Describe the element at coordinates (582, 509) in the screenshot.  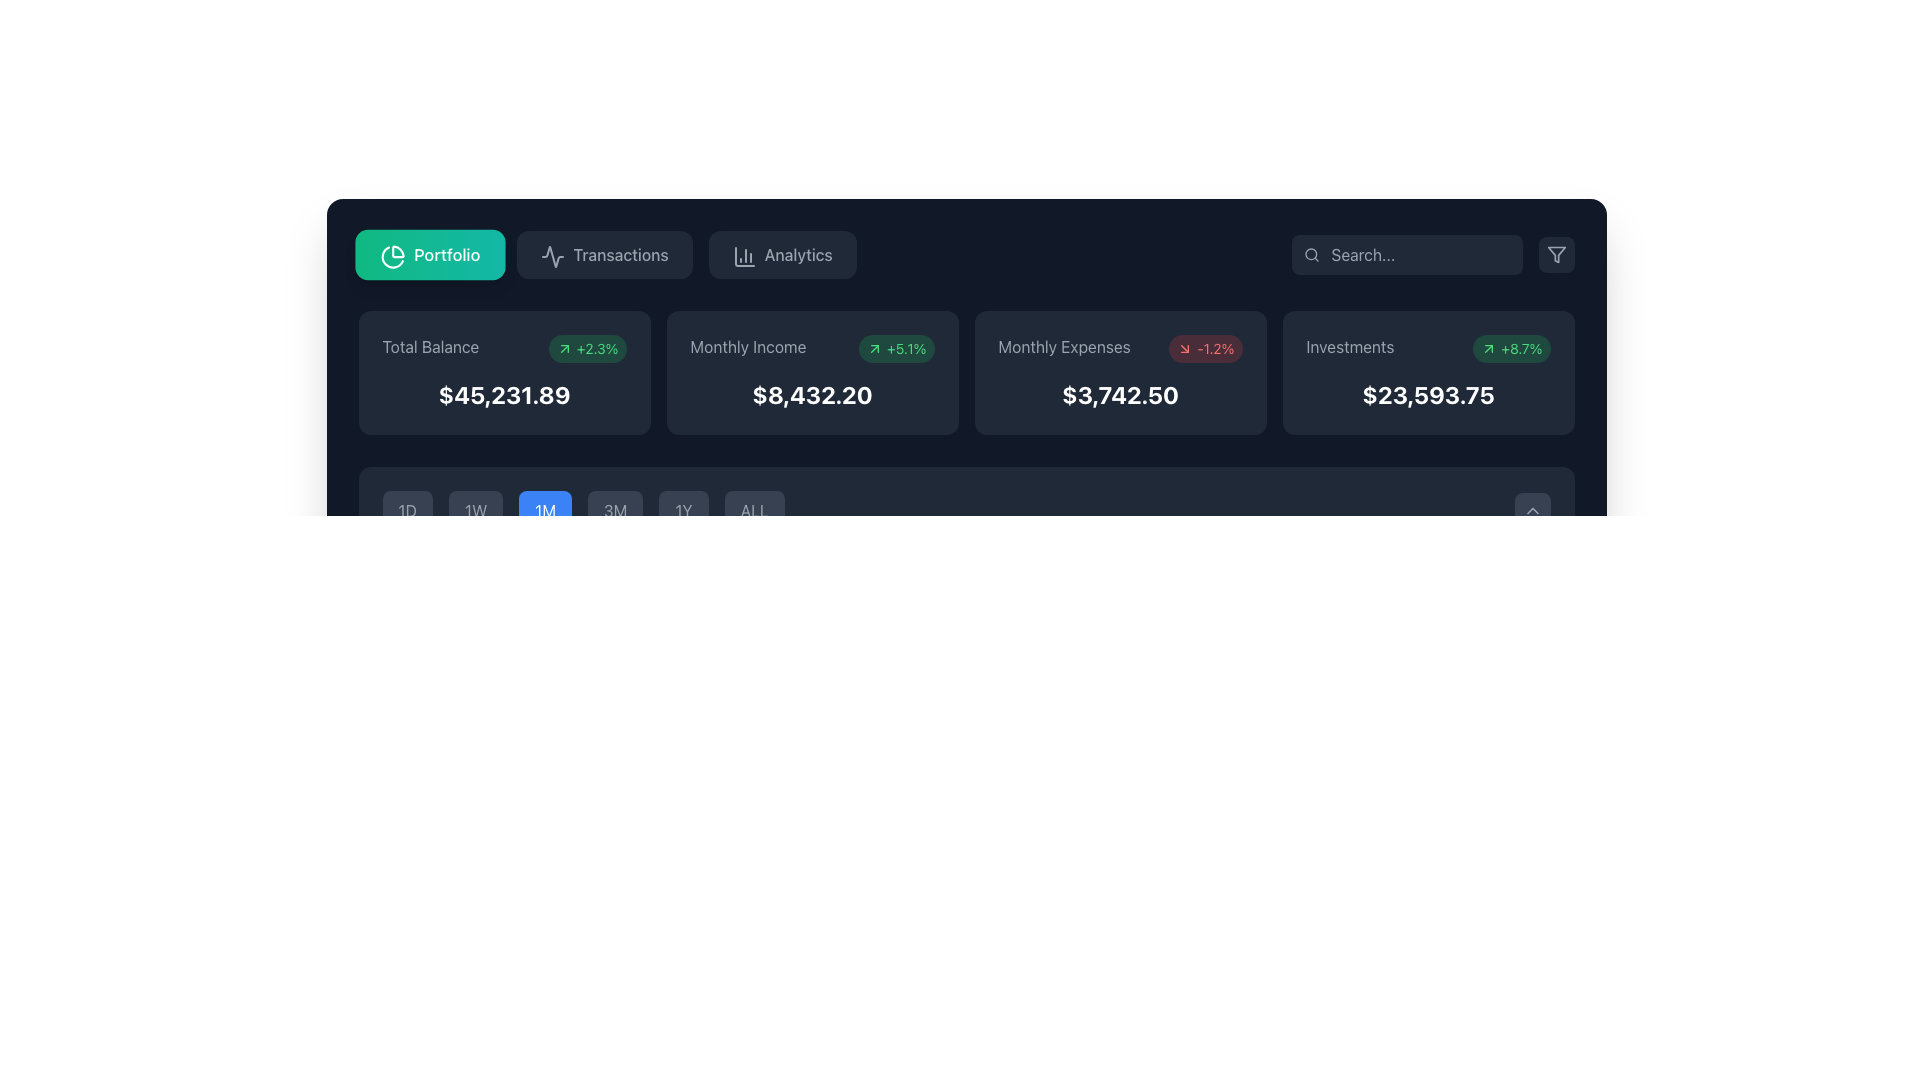
I see `the currently selected blue button labeled '1M'` at that location.